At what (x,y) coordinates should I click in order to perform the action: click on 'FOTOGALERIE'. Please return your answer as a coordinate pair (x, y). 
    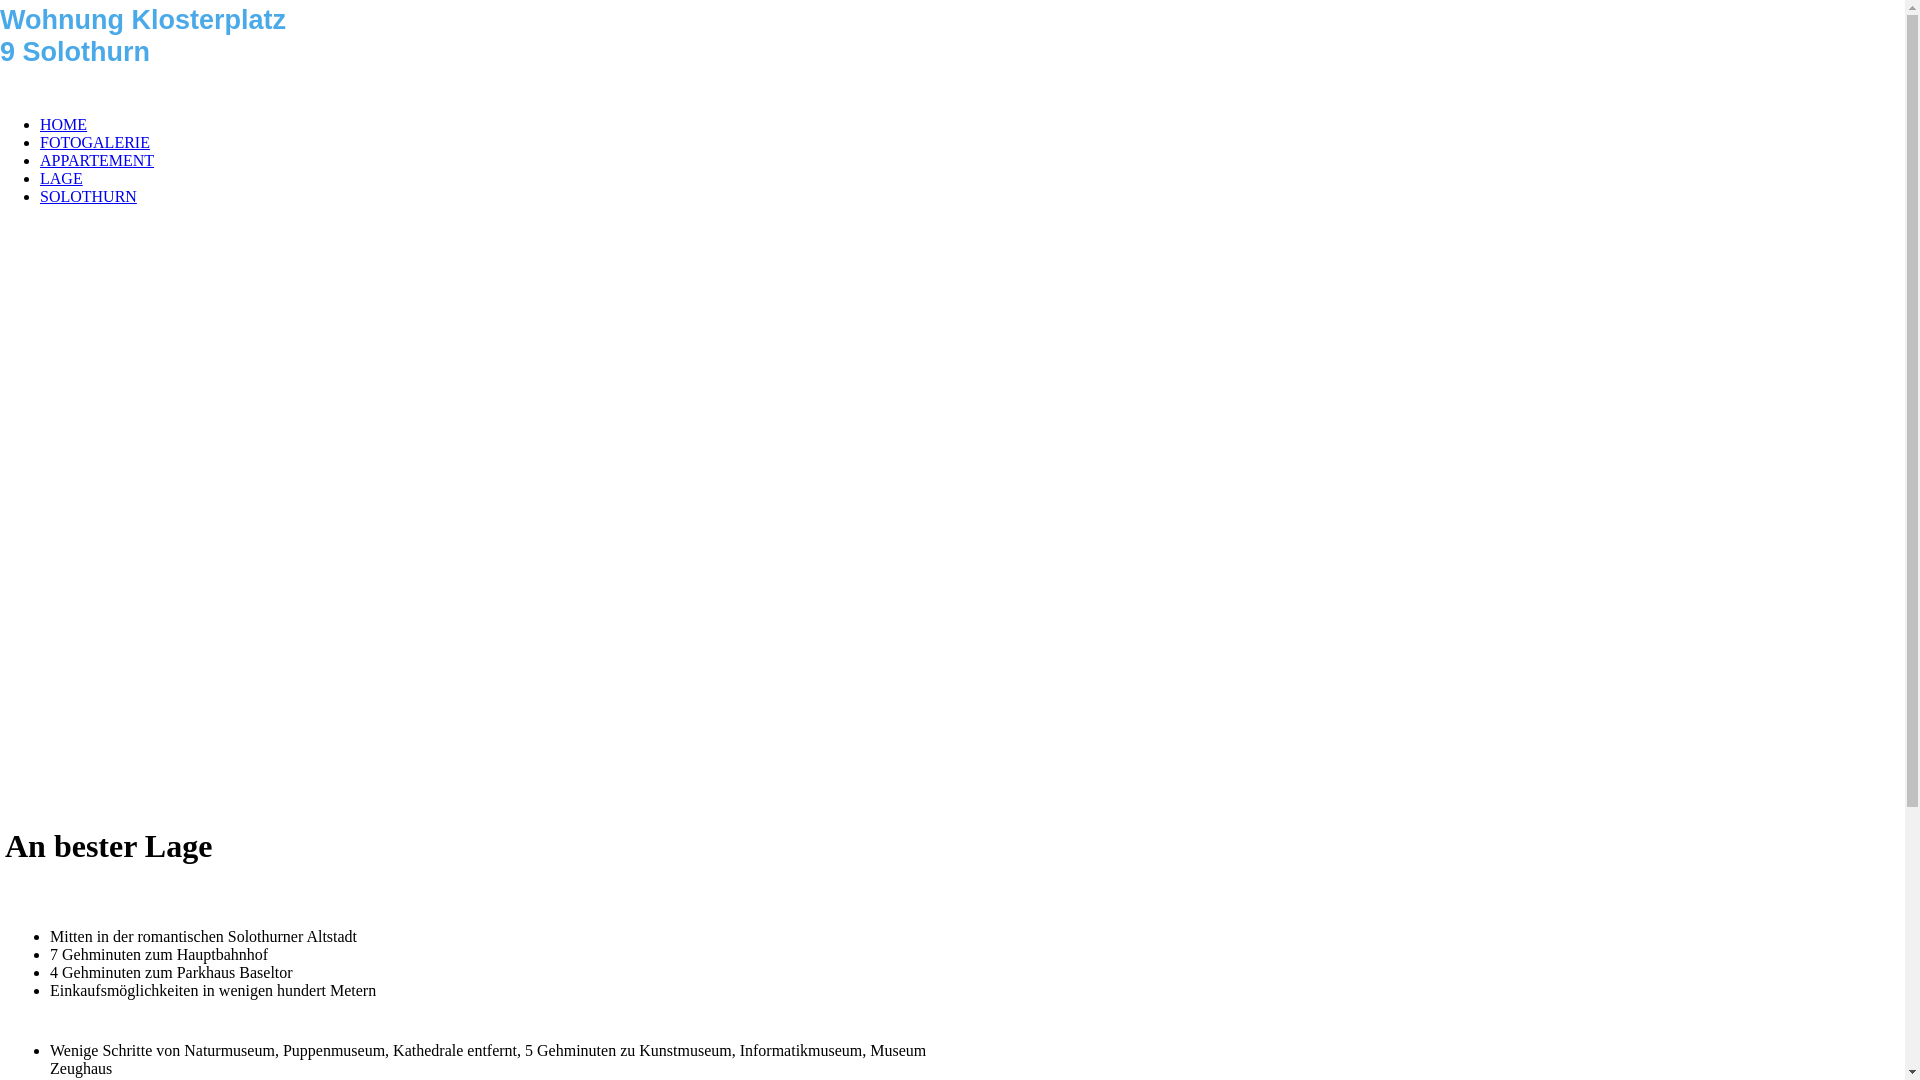
    Looking at the image, I should click on (94, 141).